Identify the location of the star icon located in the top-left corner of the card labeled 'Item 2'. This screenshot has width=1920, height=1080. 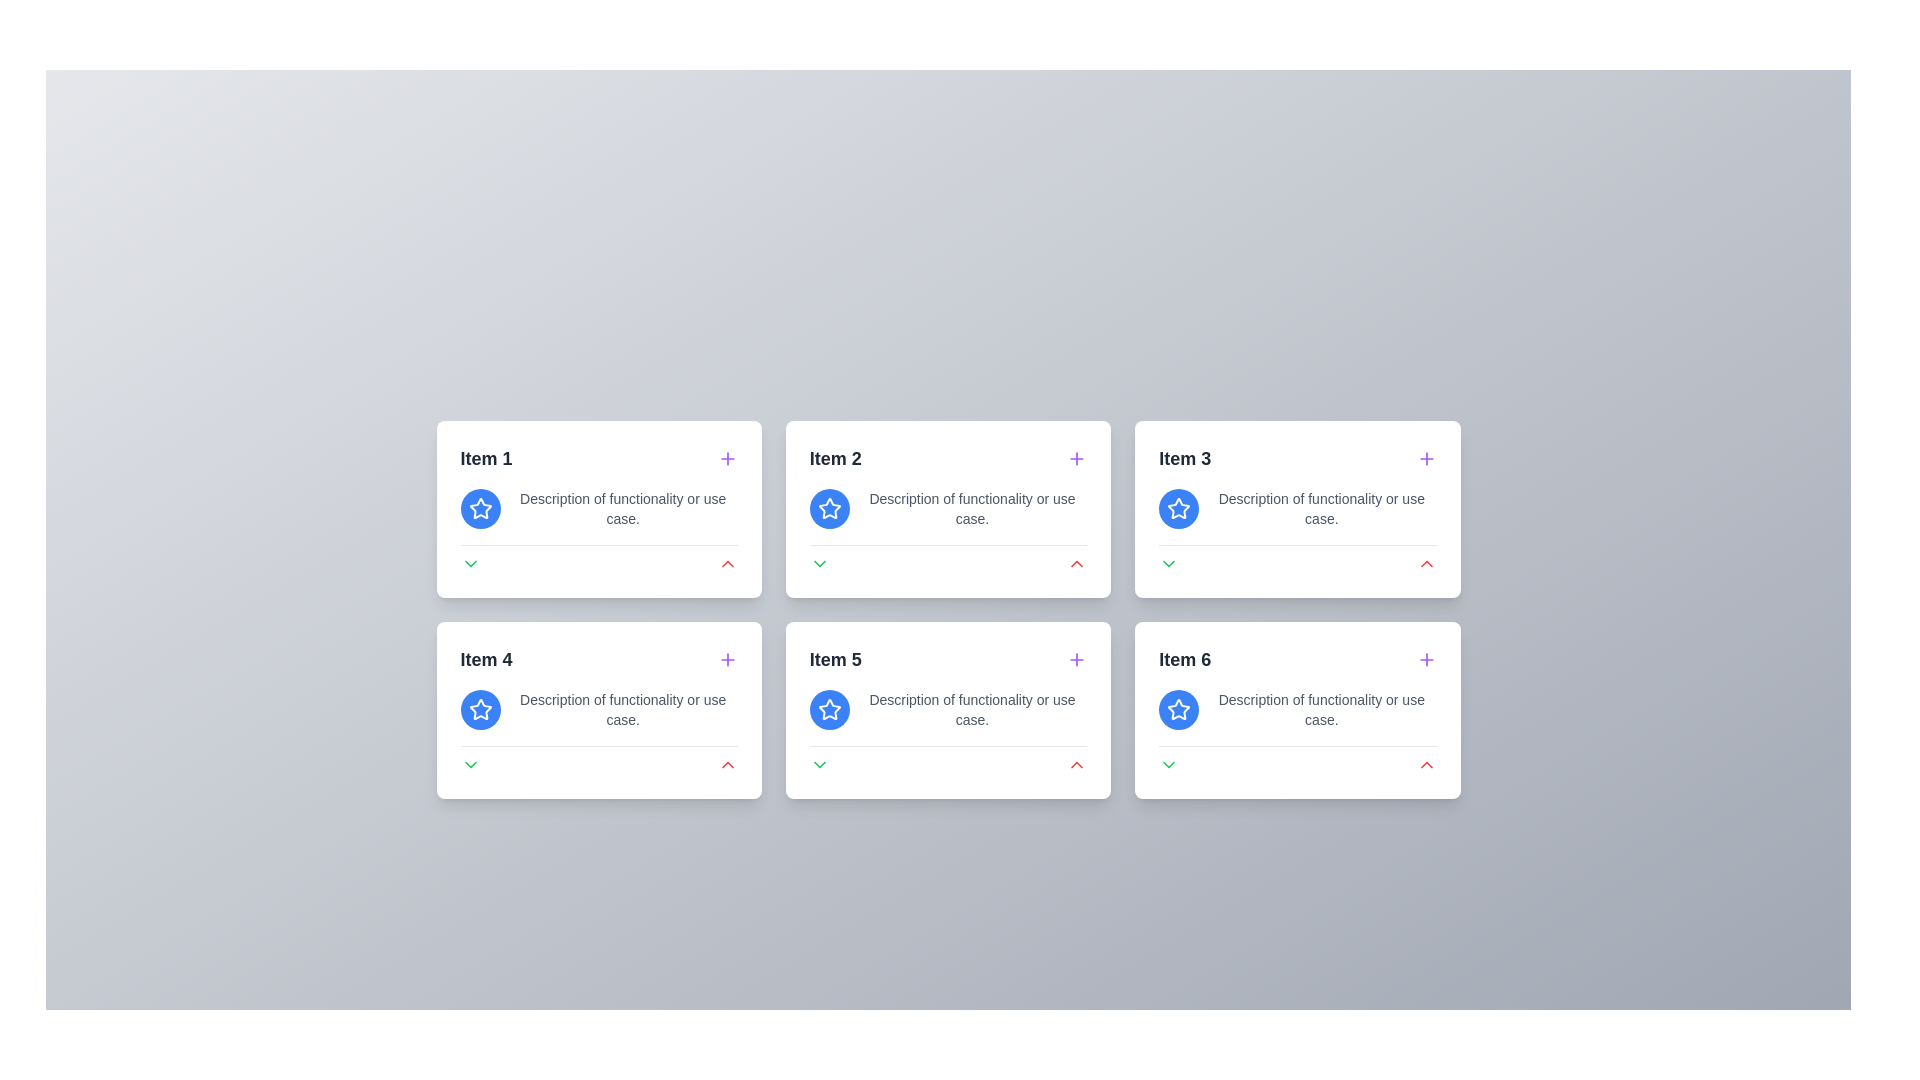
(829, 507).